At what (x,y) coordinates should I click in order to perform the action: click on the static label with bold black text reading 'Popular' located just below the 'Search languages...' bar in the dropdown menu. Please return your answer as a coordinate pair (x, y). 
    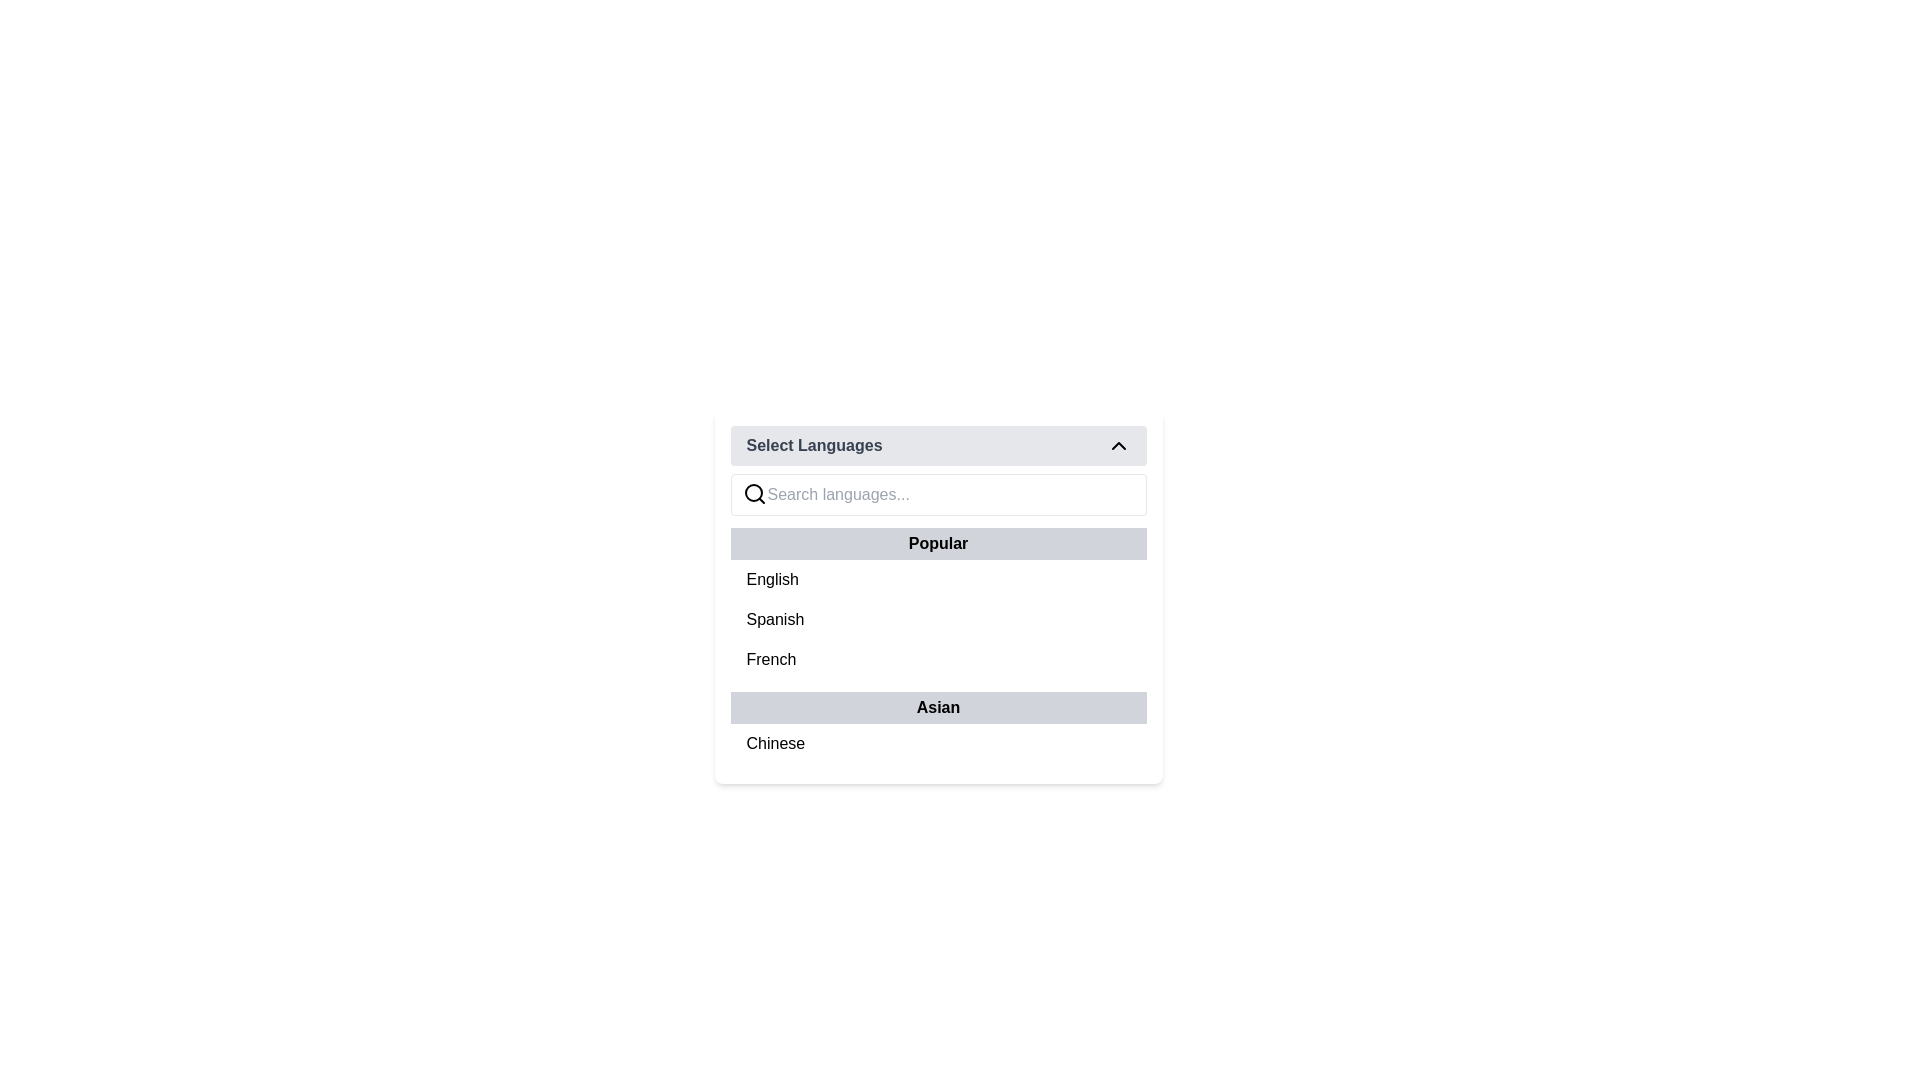
    Looking at the image, I should click on (937, 543).